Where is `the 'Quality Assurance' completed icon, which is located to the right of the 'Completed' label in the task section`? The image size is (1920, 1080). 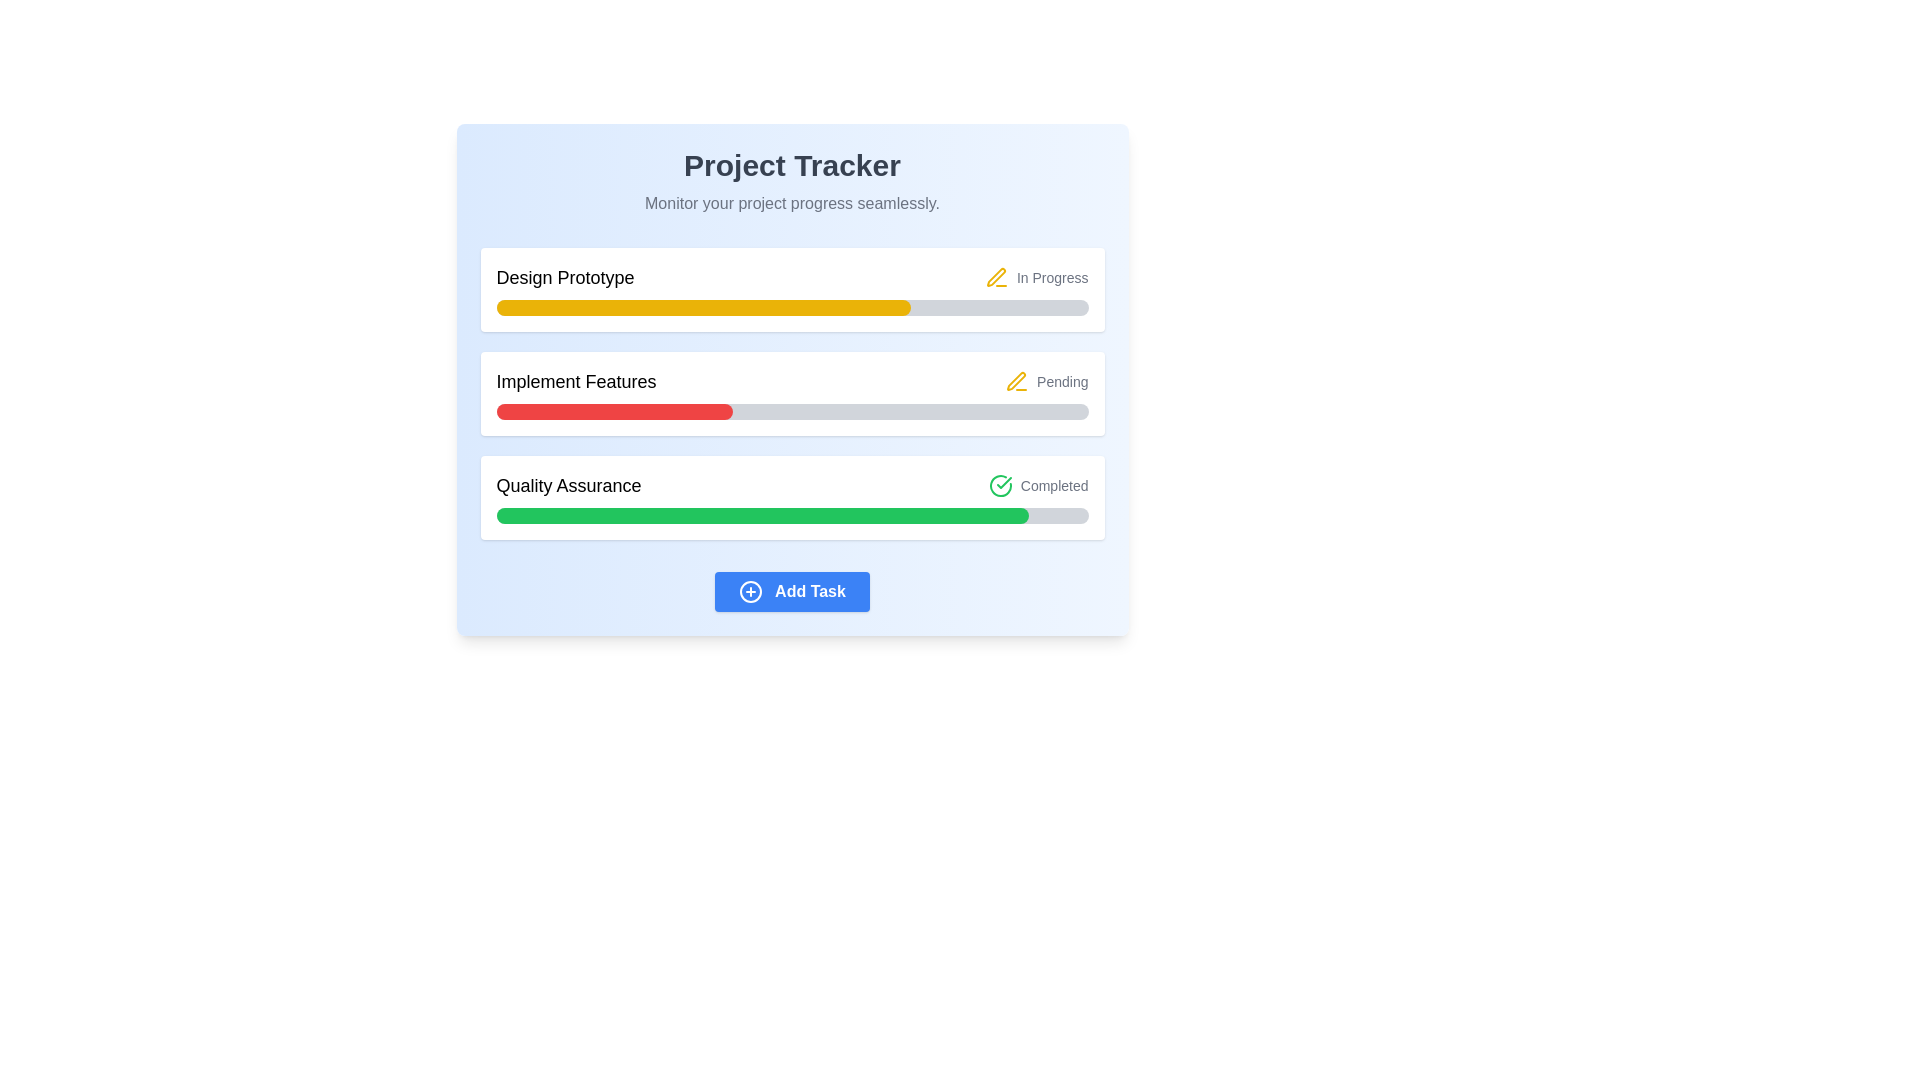 the 'Quality Assurance' completed icon, which is located to the right of the 'Completed' label in the task section is located at coordinates (1000, 486).